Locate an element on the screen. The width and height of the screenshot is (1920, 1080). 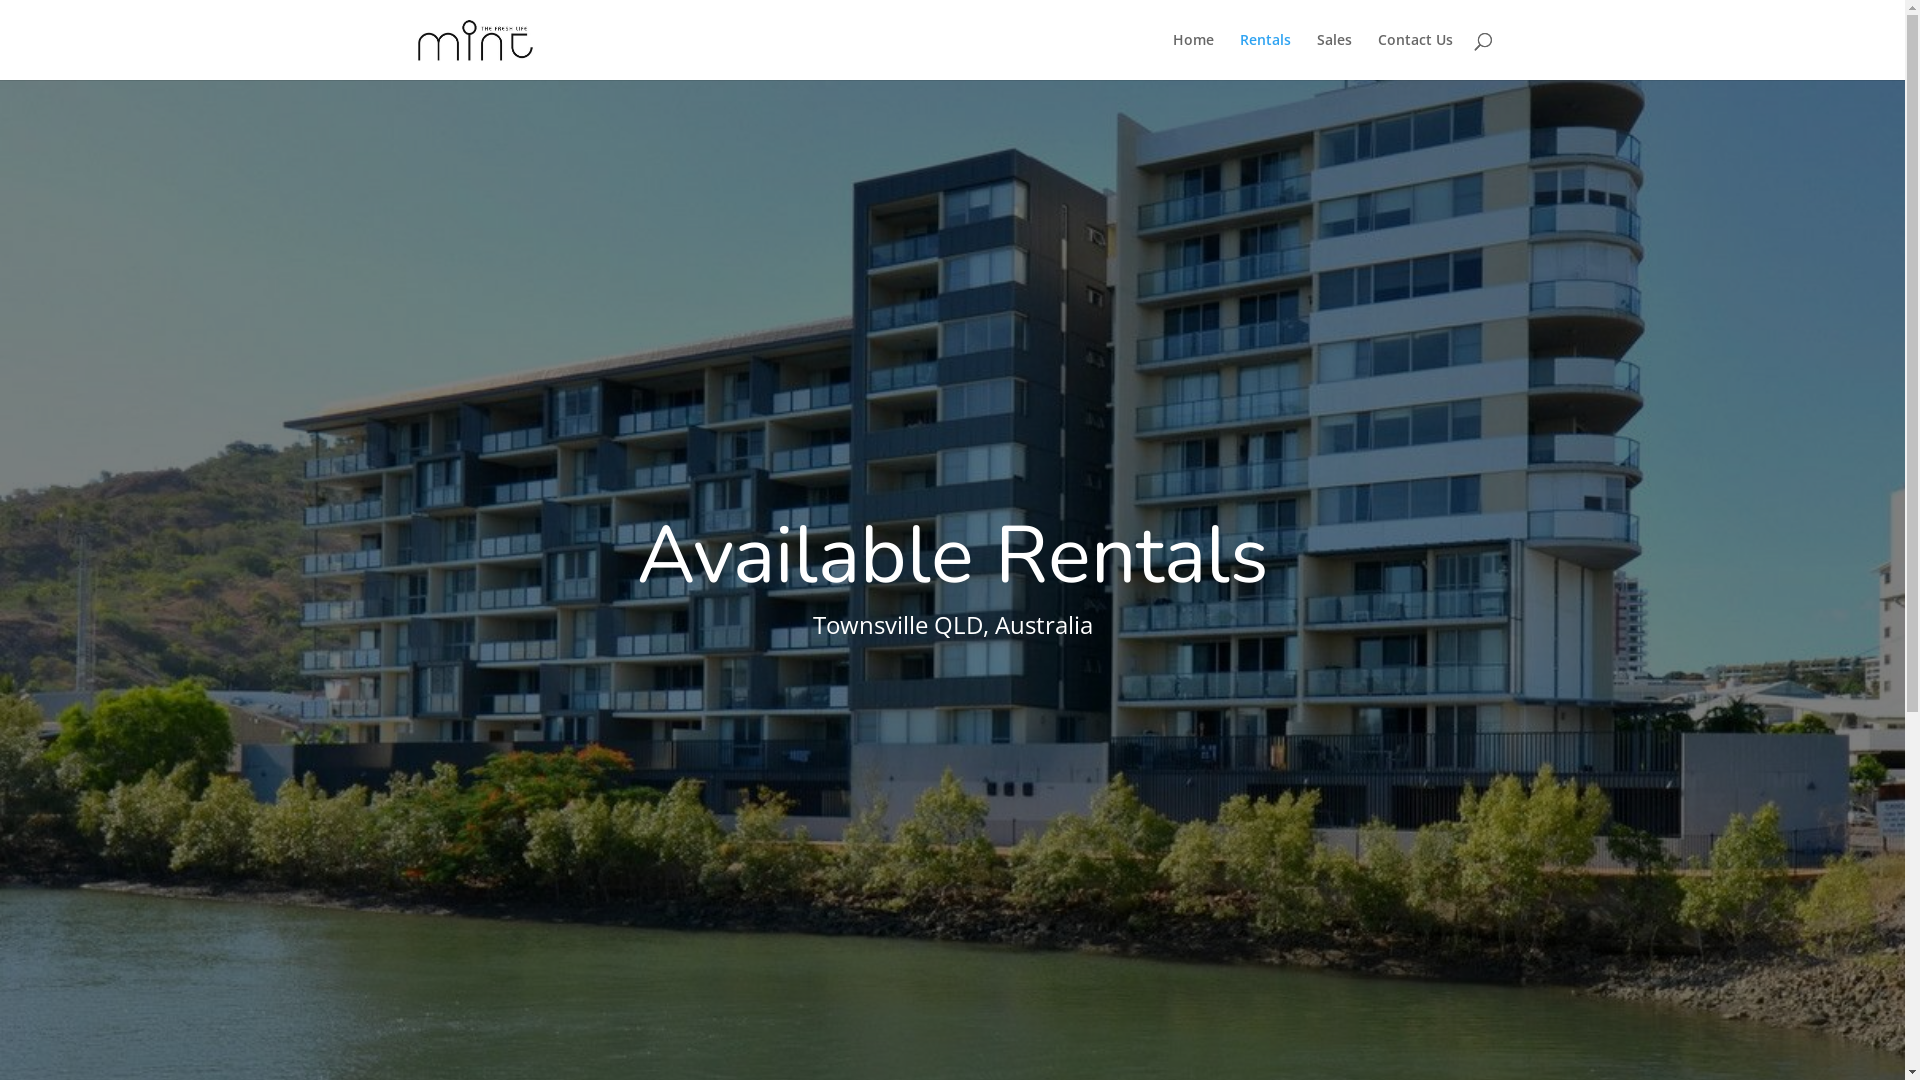
'Rentals' is located at coordinates (1264, 55).